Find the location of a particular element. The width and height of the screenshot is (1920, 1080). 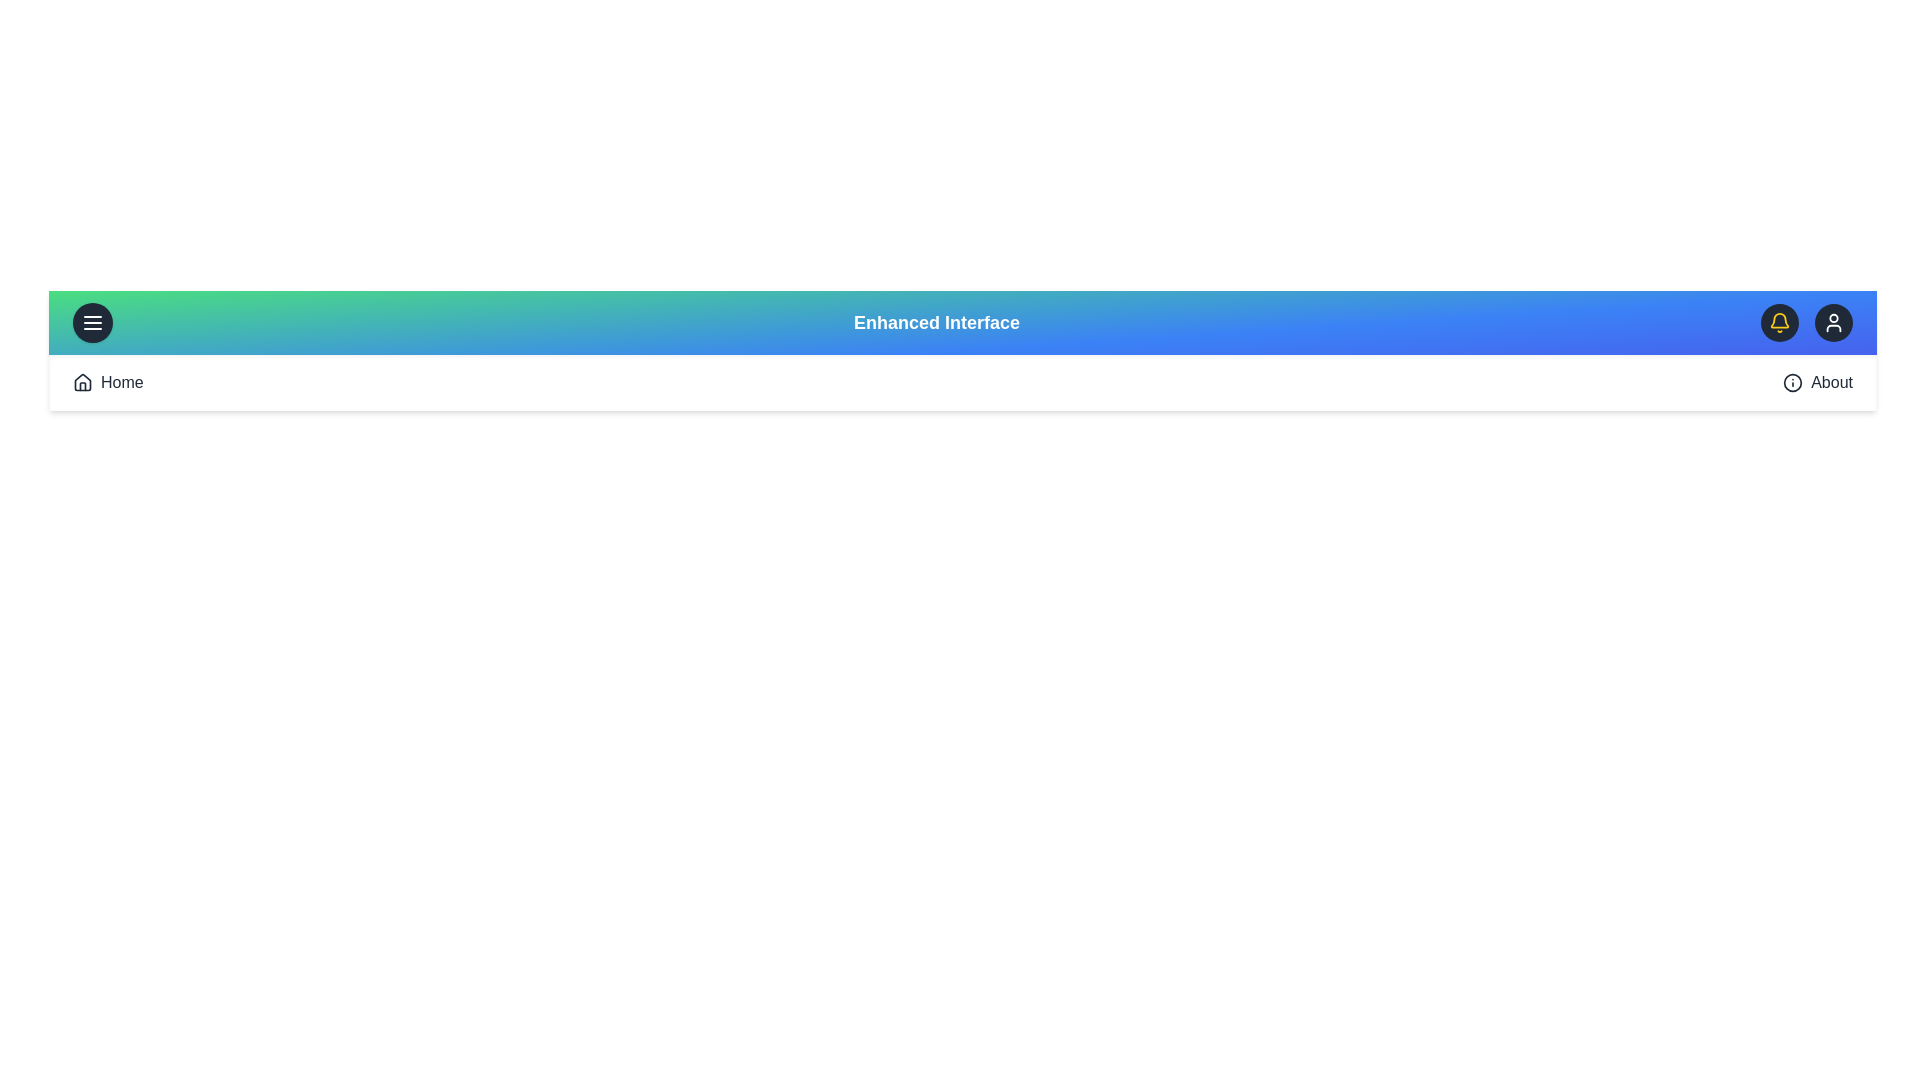

the 'About' navigation link is located at coordinates (1832, 382).